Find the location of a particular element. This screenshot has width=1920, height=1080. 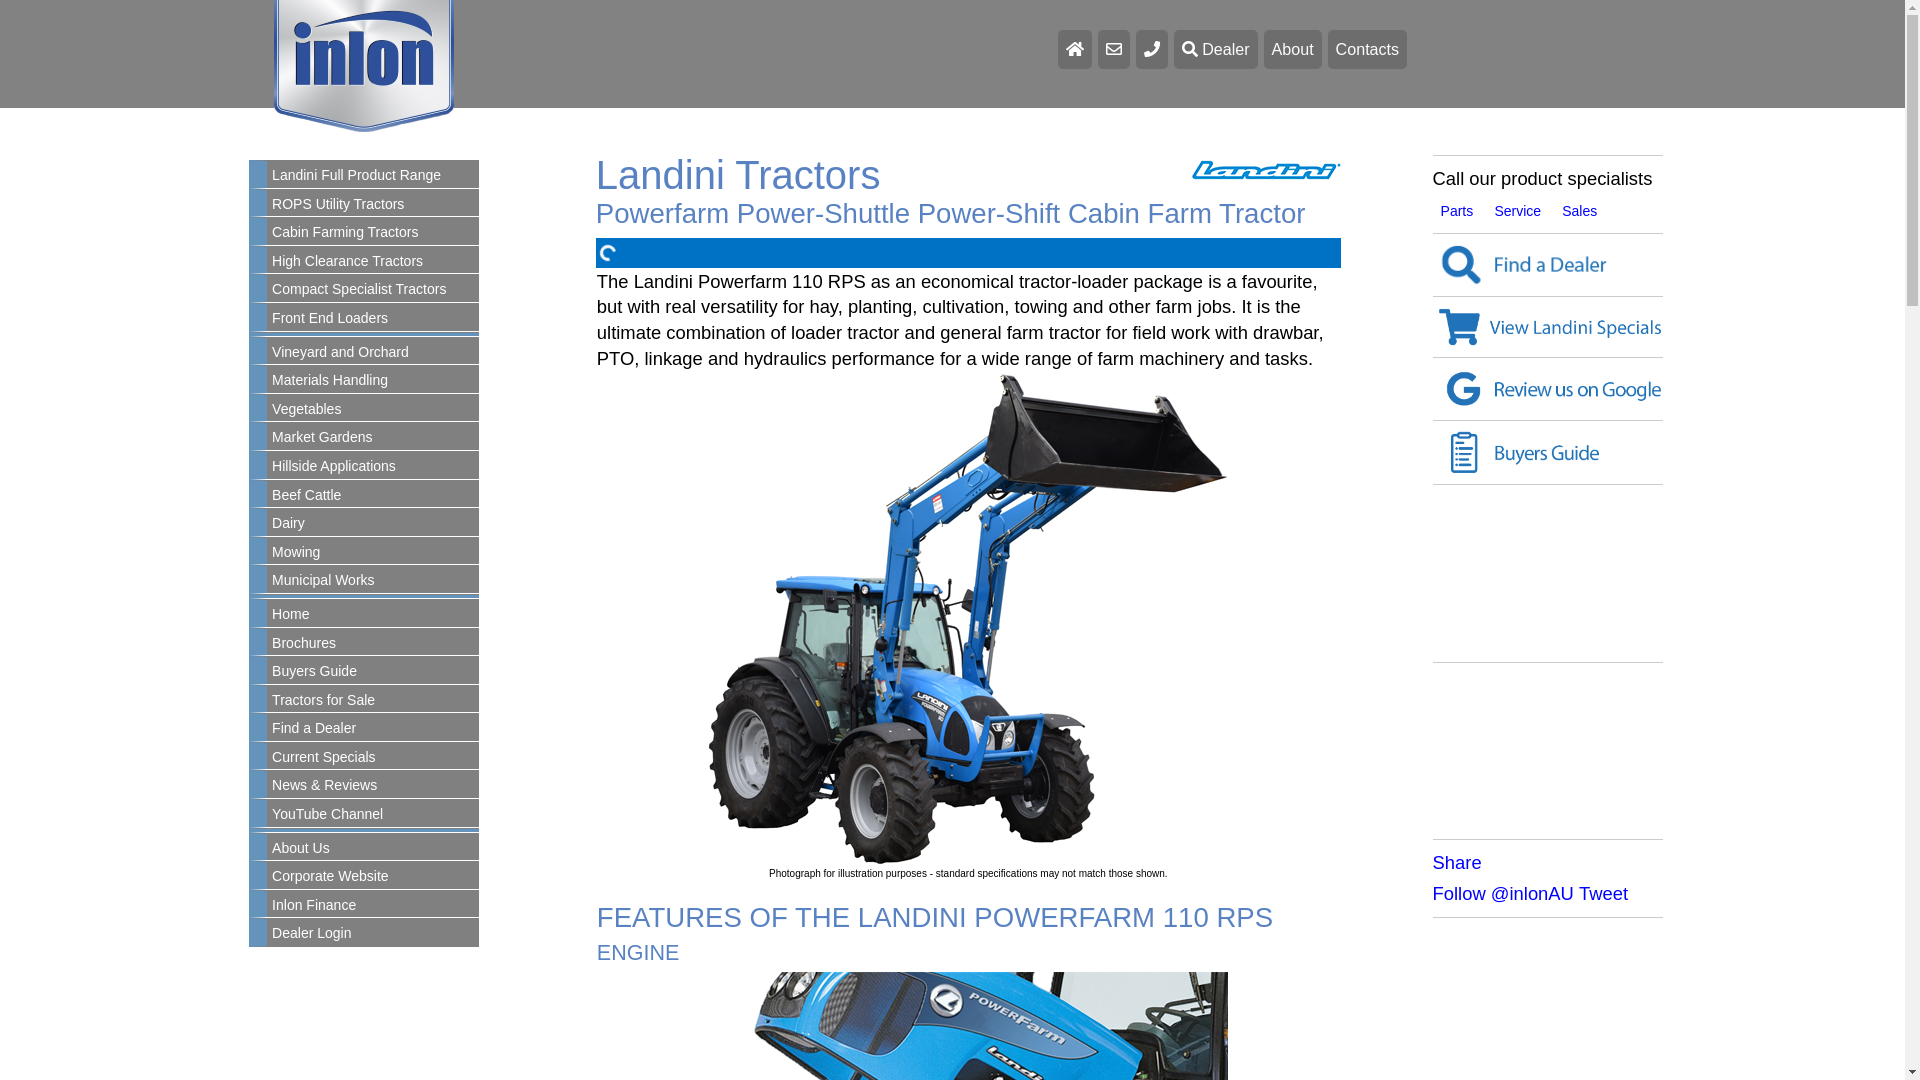

'Corporate Website' is located at coordinates (373, 875).